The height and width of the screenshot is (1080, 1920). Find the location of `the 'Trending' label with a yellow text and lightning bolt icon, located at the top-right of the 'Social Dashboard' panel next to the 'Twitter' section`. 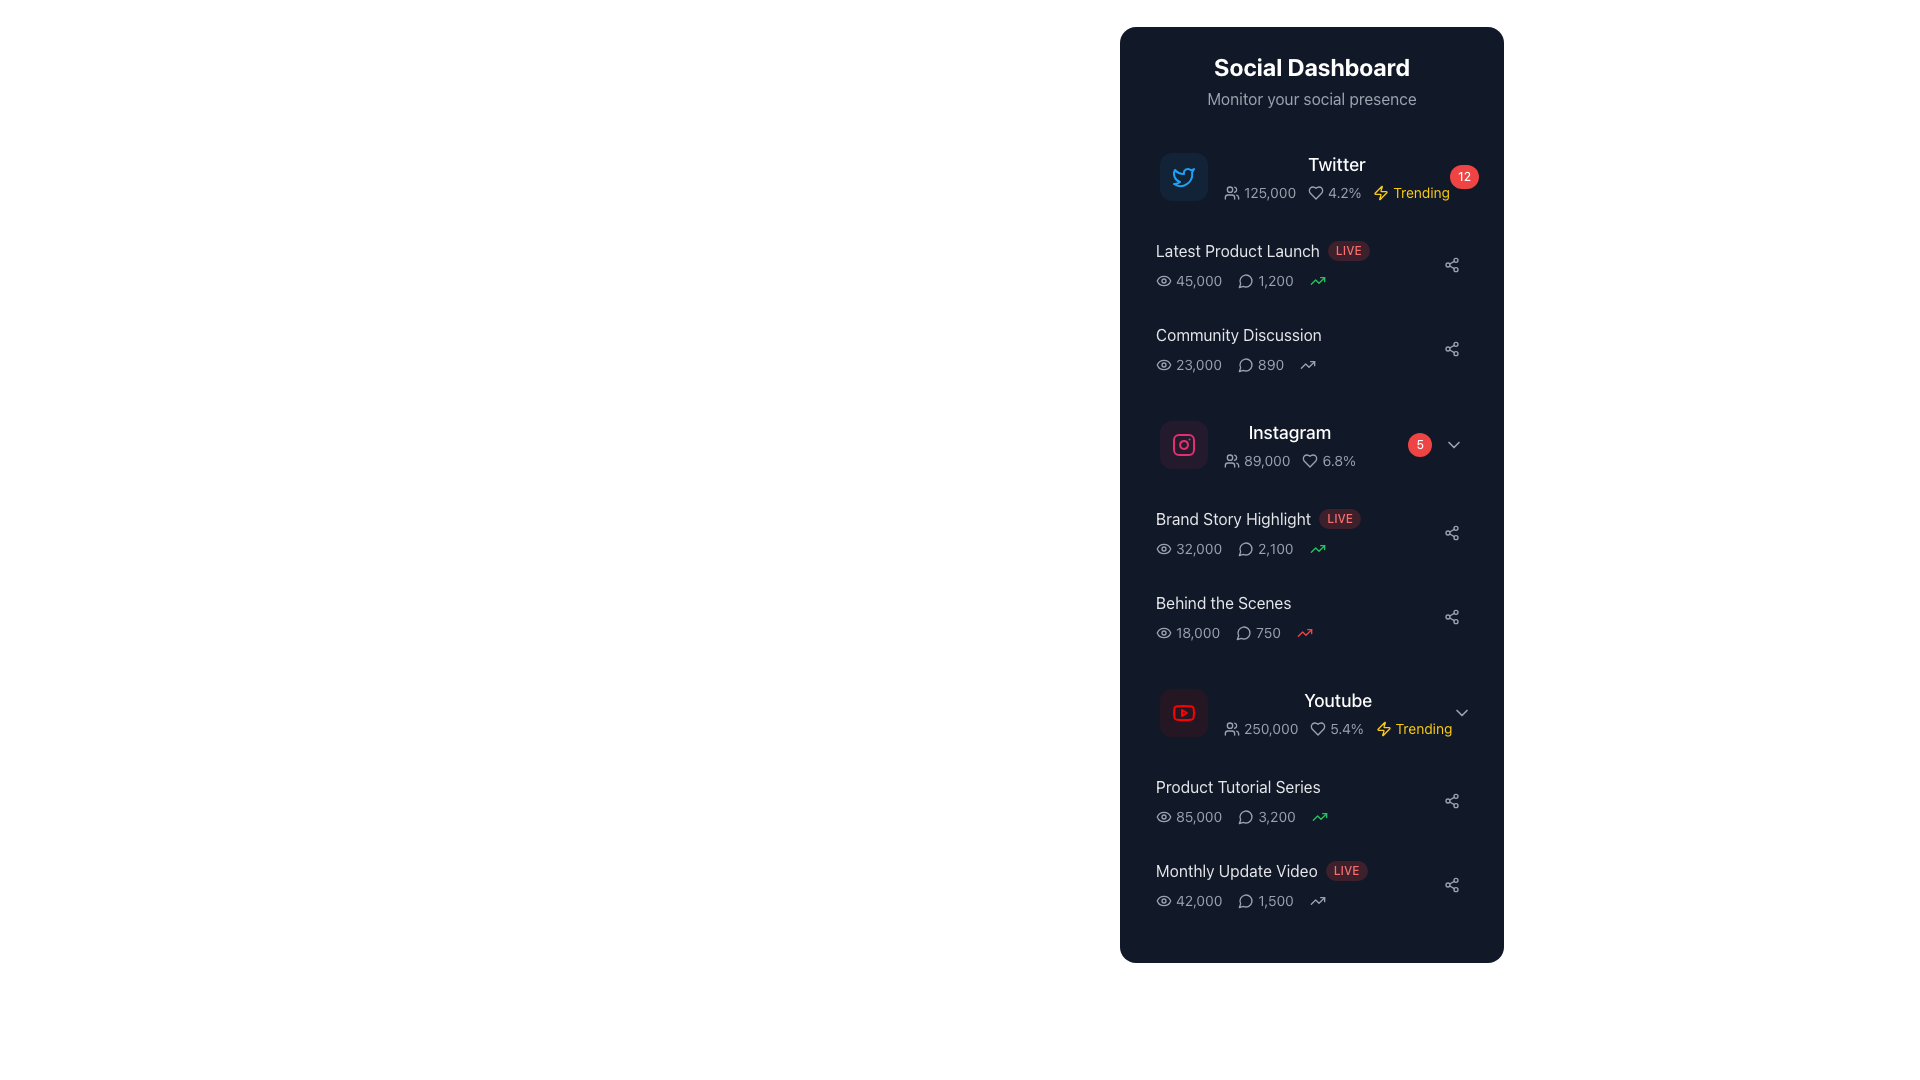

the 'Trending' label with a yellow text and lightning bolt icon, located at the top-right of the 'Social Dashboard' panel next to the 'Twitter' section is located at coordinates (1410, 192).